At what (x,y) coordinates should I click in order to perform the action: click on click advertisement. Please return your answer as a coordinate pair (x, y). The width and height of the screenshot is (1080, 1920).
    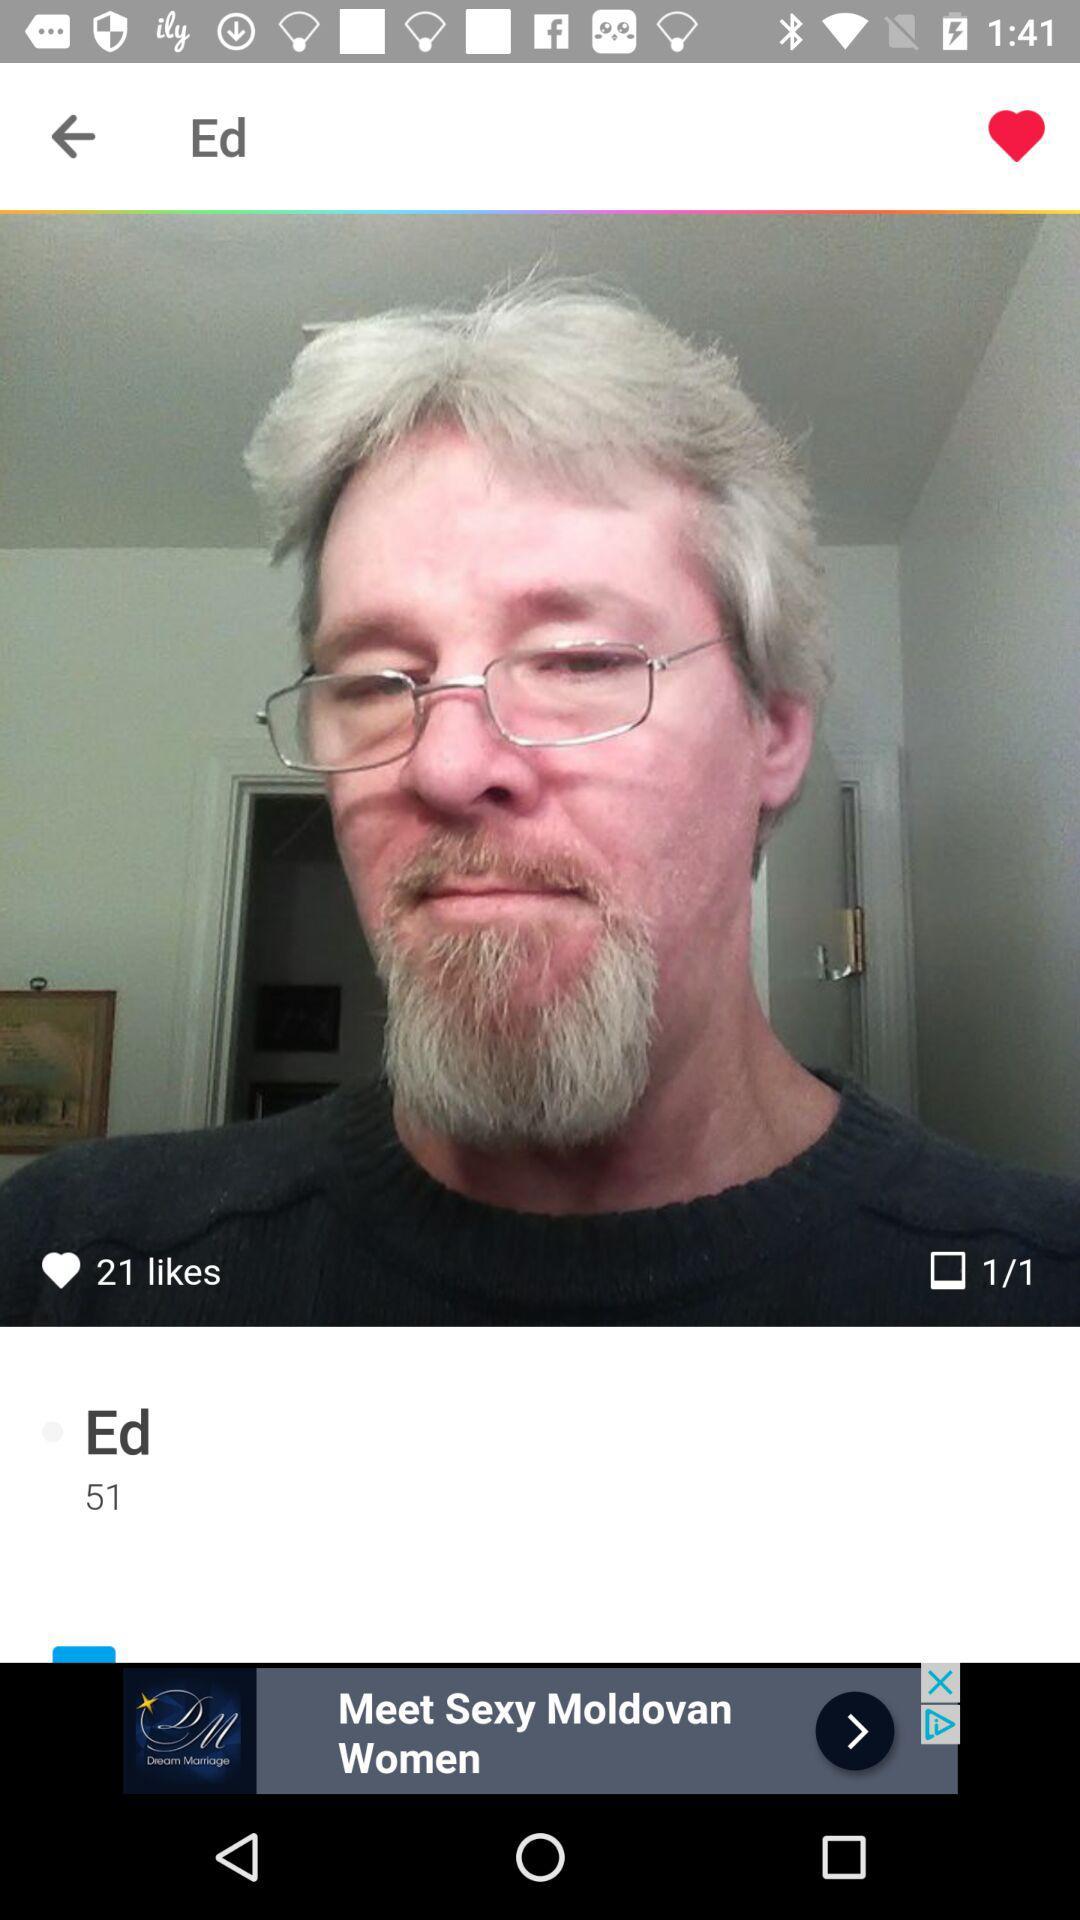
    Looking at the image, I should click on (540, 1727).